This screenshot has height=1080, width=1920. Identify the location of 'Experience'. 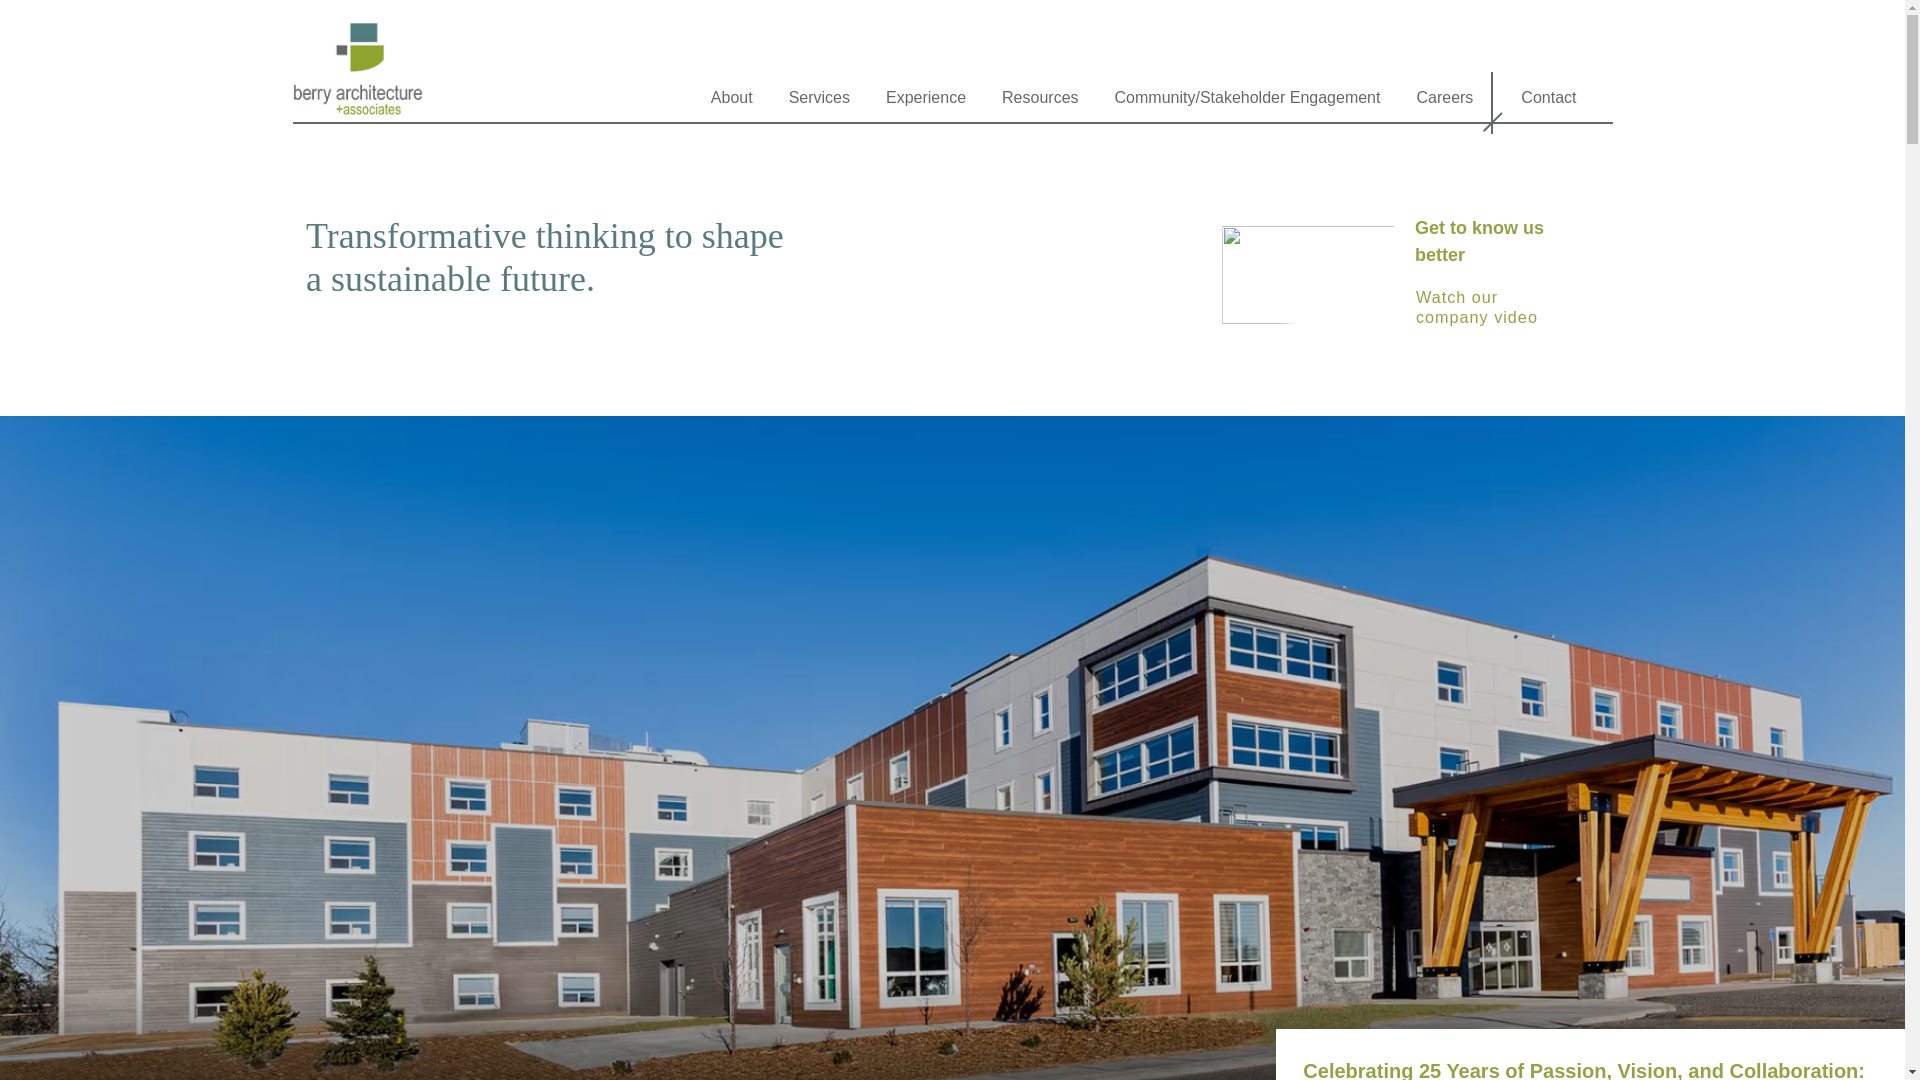
(925, 103).